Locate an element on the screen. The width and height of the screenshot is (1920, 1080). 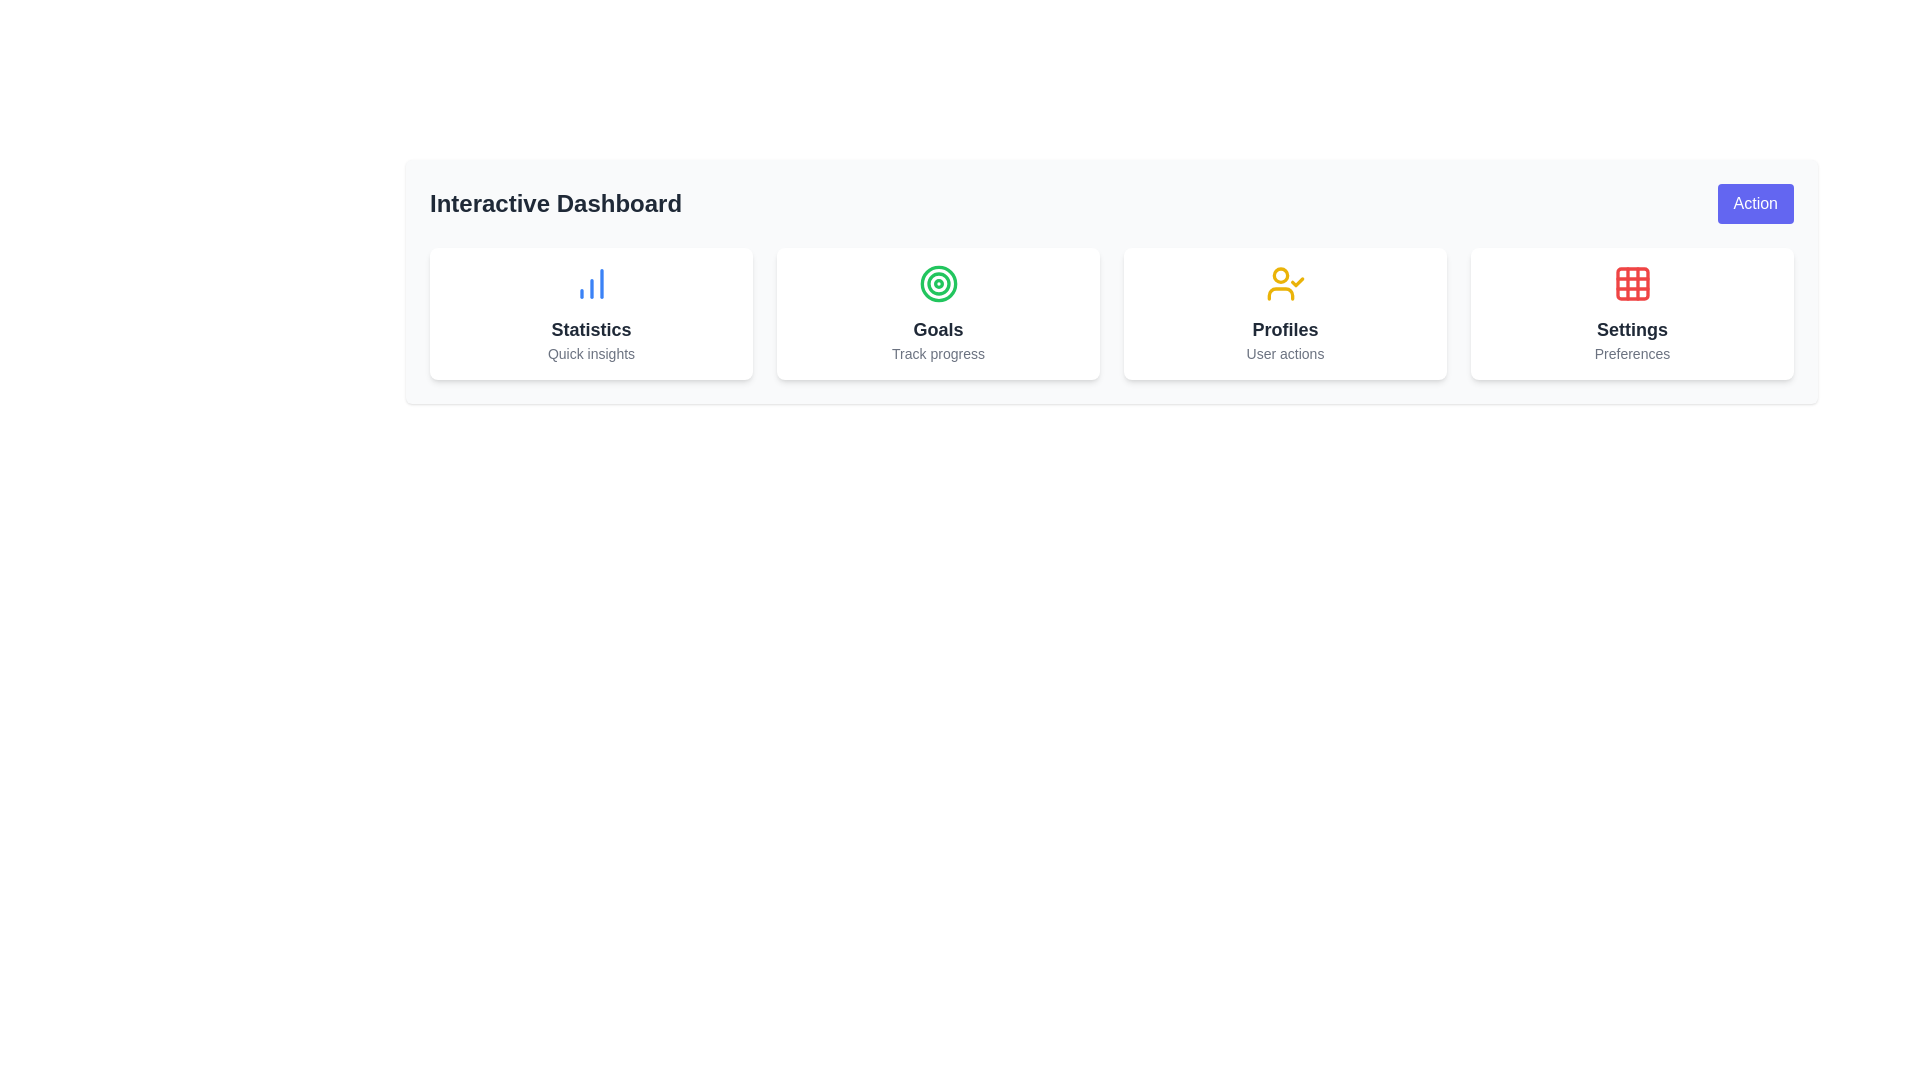
the user profile icon, which features a circular head and a checkmark symbol styled in yellow with a defined outline, located above the text 'Profiles' and 'User actions' within the Profiles card is located at coordinates (1285, 284).